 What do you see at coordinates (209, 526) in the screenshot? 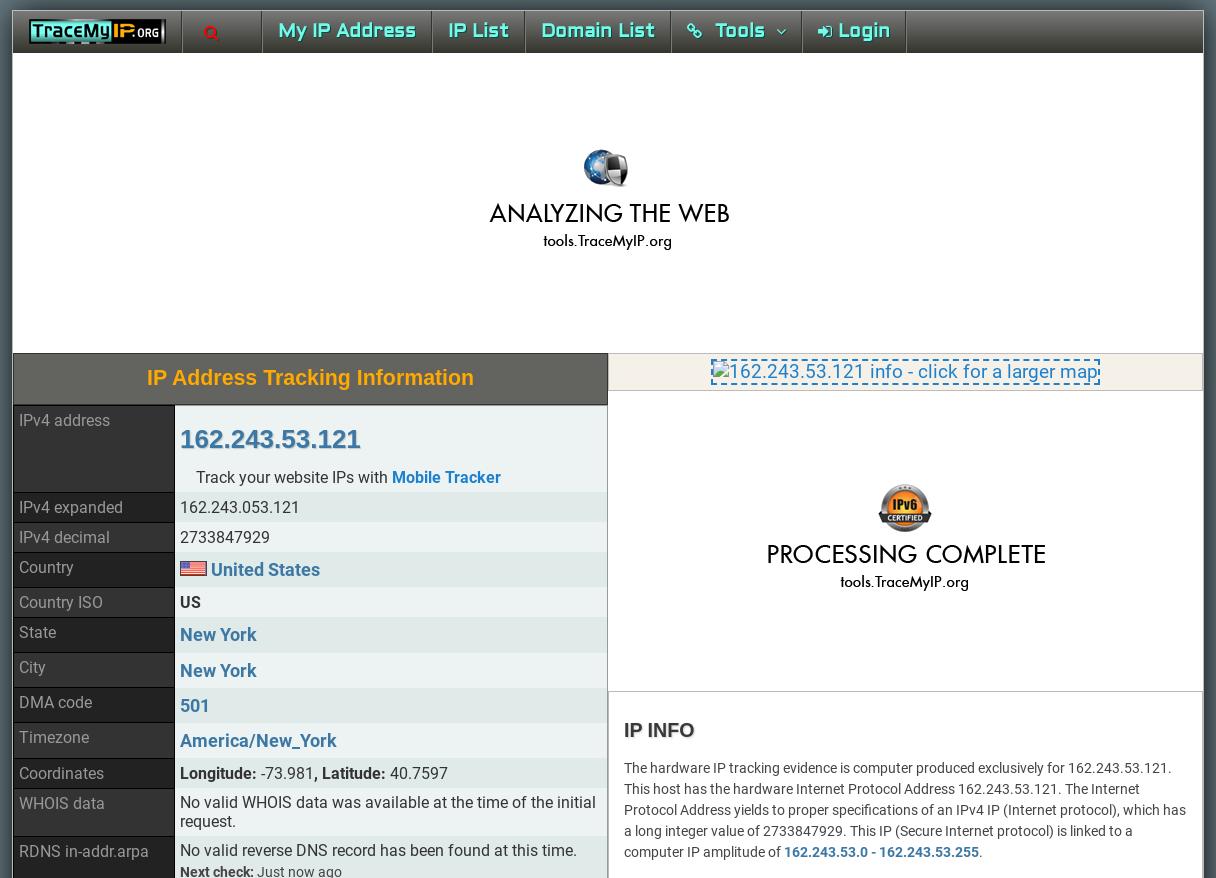
I see `'Updated:'` at bounding box center [209, 526].